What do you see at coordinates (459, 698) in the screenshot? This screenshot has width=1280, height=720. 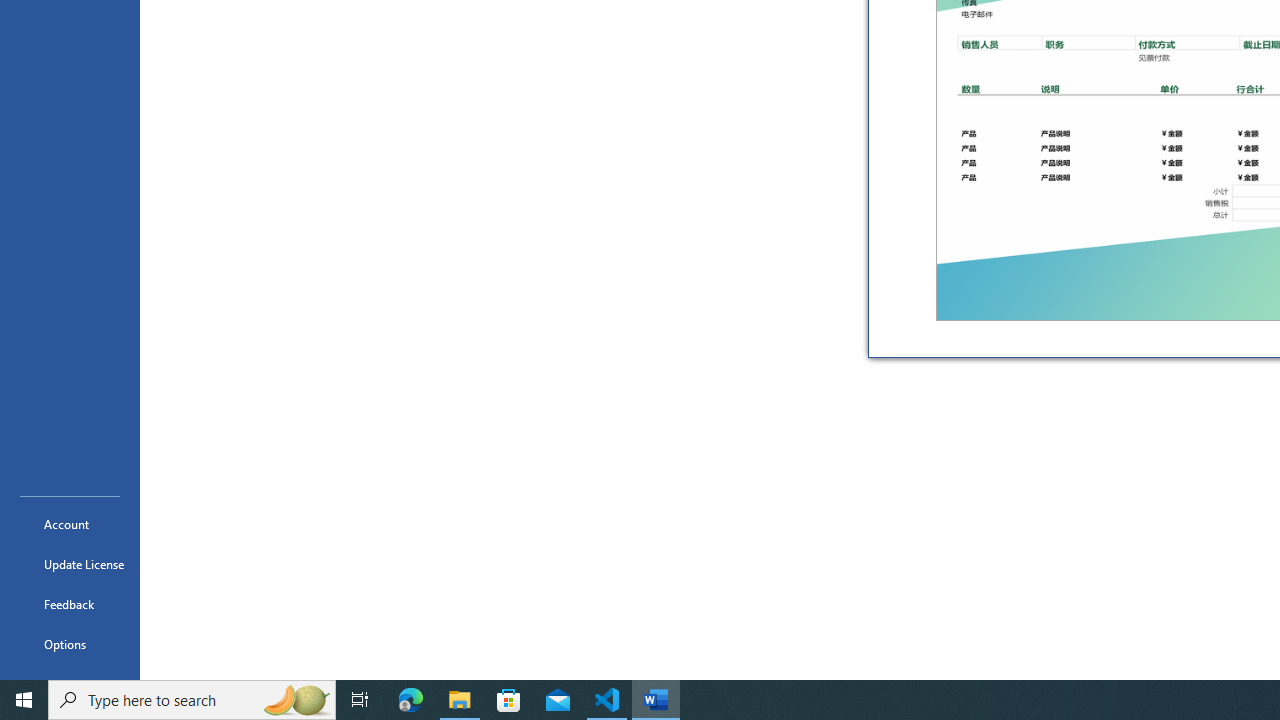 I see `'File Explorer - 1 running window'` at bounding box center [459, 698].